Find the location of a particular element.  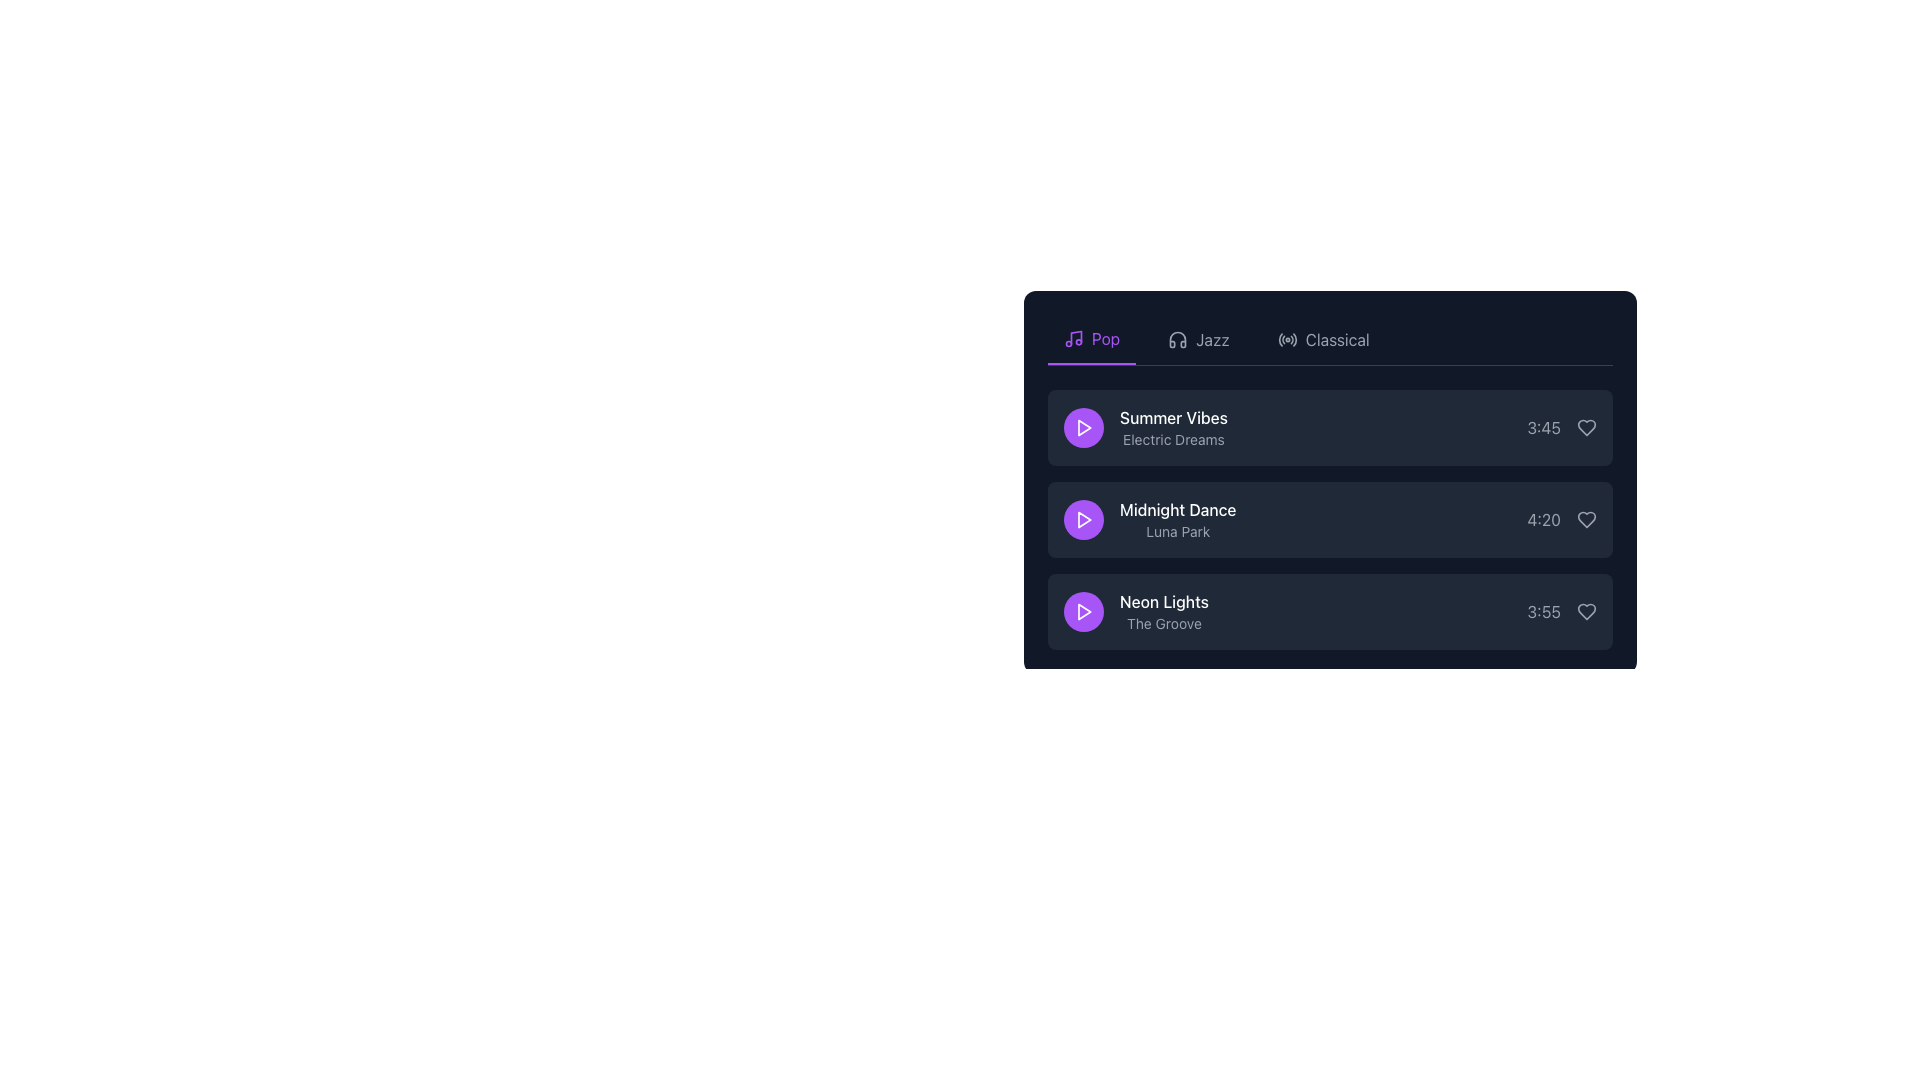

the hollow heart icon is located at coordinates (1586, 611).